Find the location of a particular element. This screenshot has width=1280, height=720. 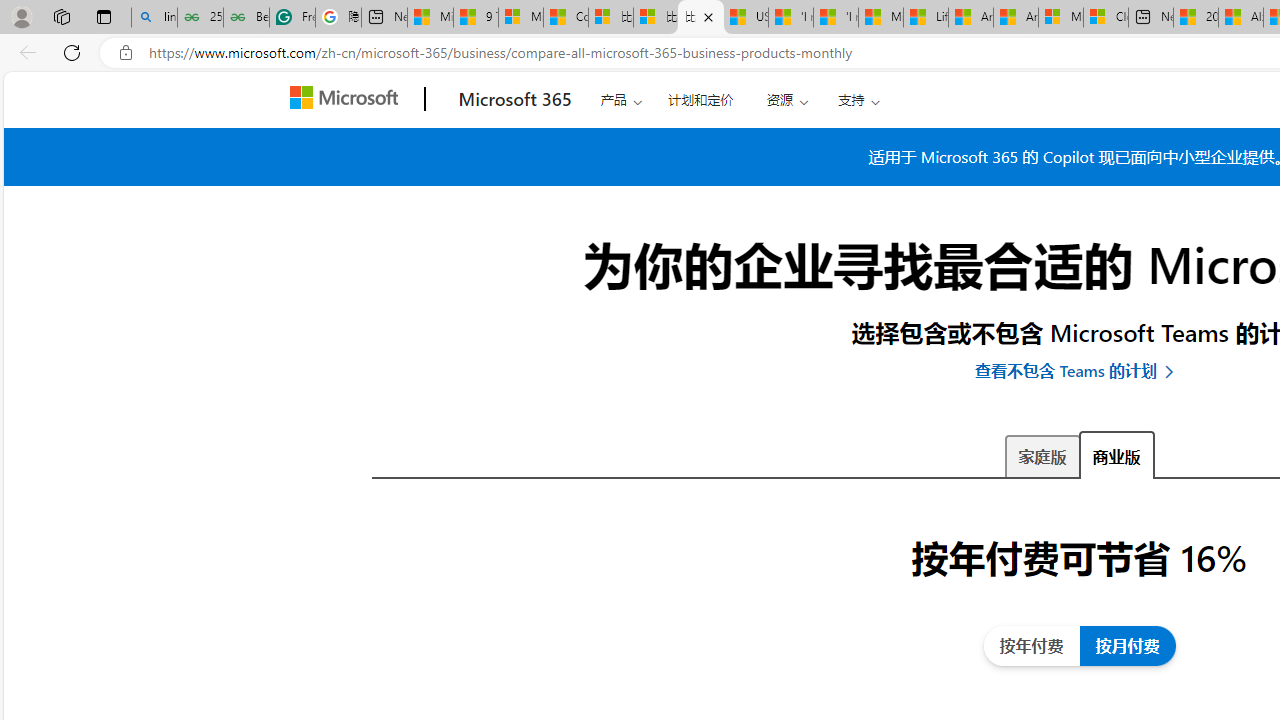

'20 Ways to Boost Your Protein Intake at Every Meal' is located at coordinates (1196, 17).